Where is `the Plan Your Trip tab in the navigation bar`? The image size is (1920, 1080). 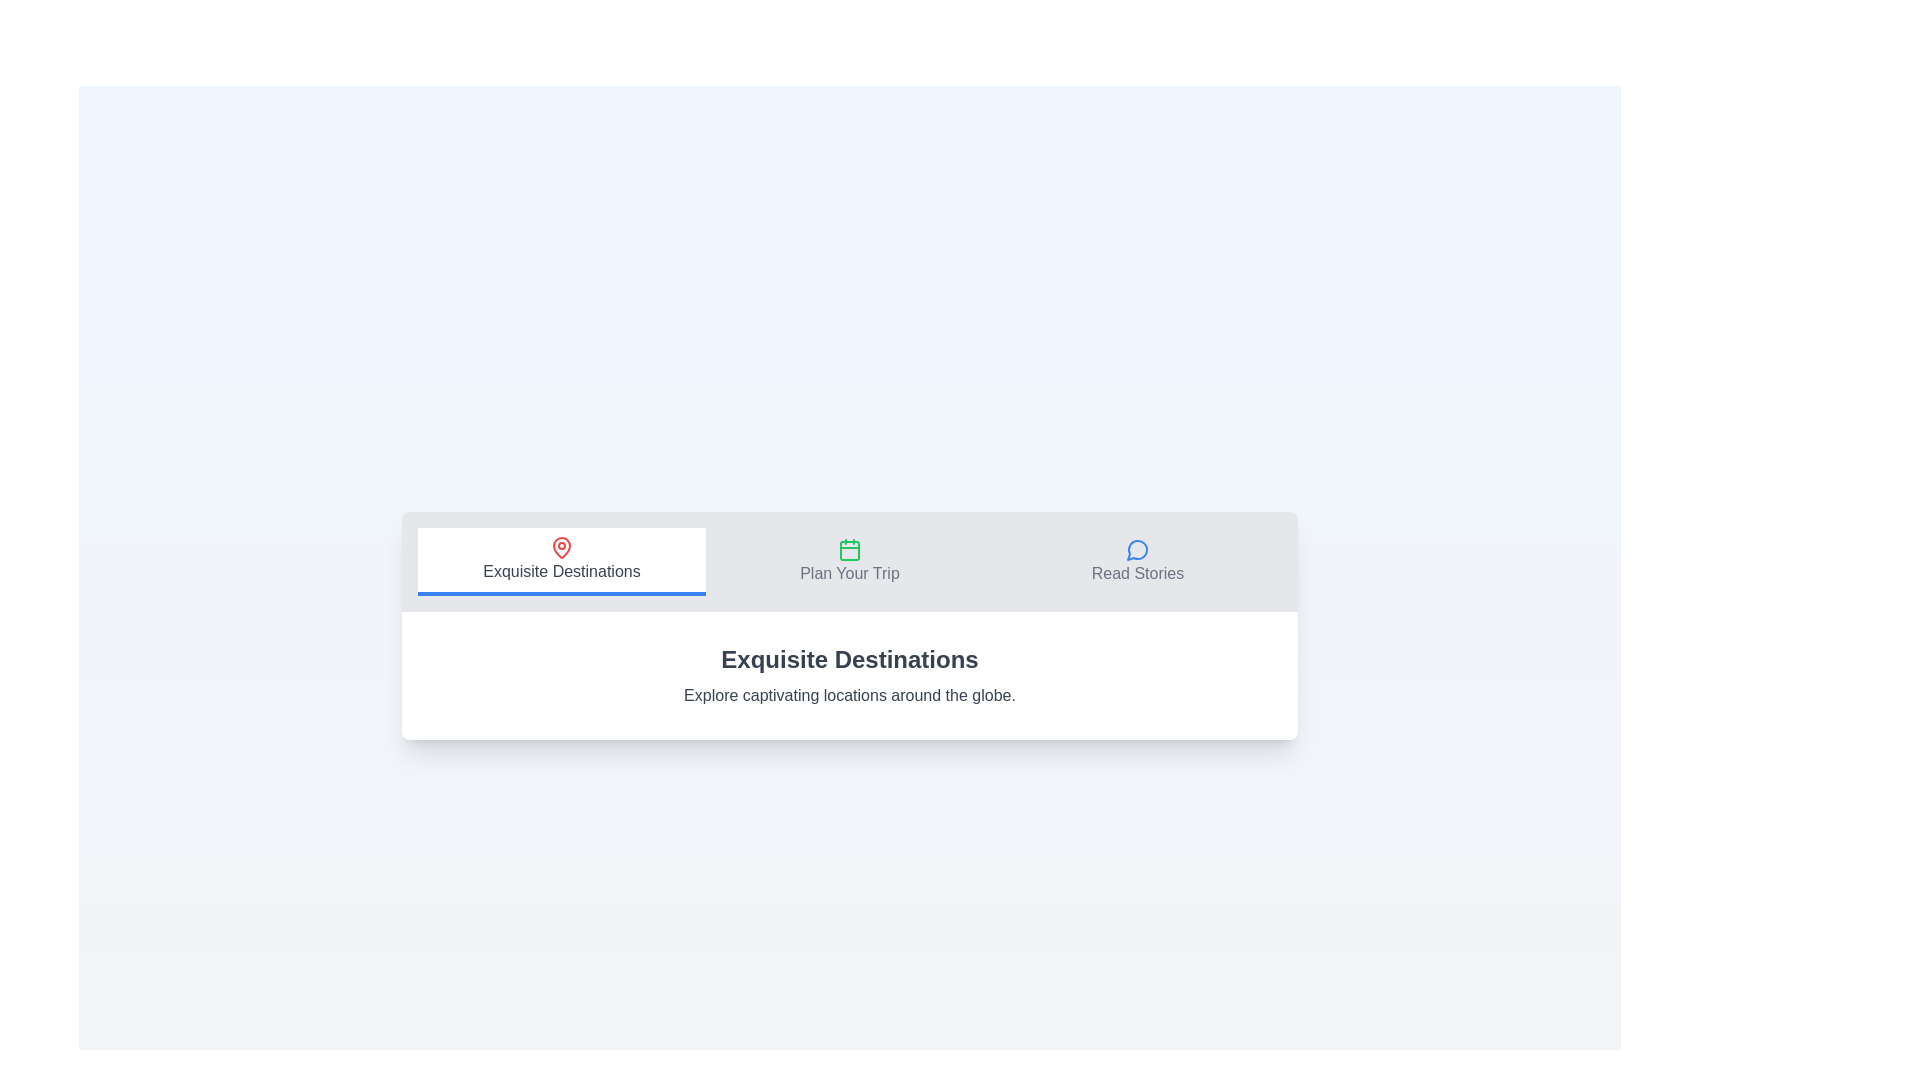
the Plan Your Trip tab in the navigation bar is located at coordinates (849, 562).